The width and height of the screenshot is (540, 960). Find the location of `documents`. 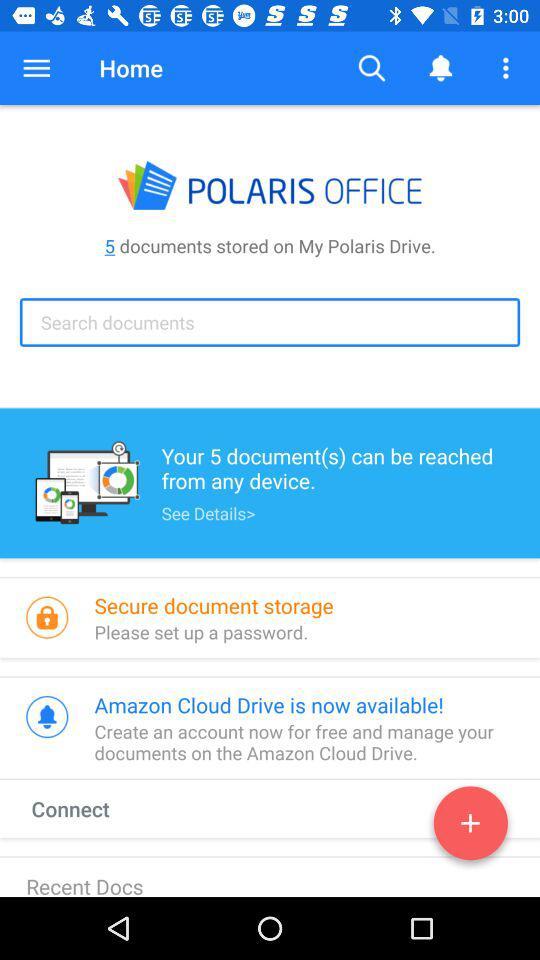

documents is located at coordinates (470, 827).